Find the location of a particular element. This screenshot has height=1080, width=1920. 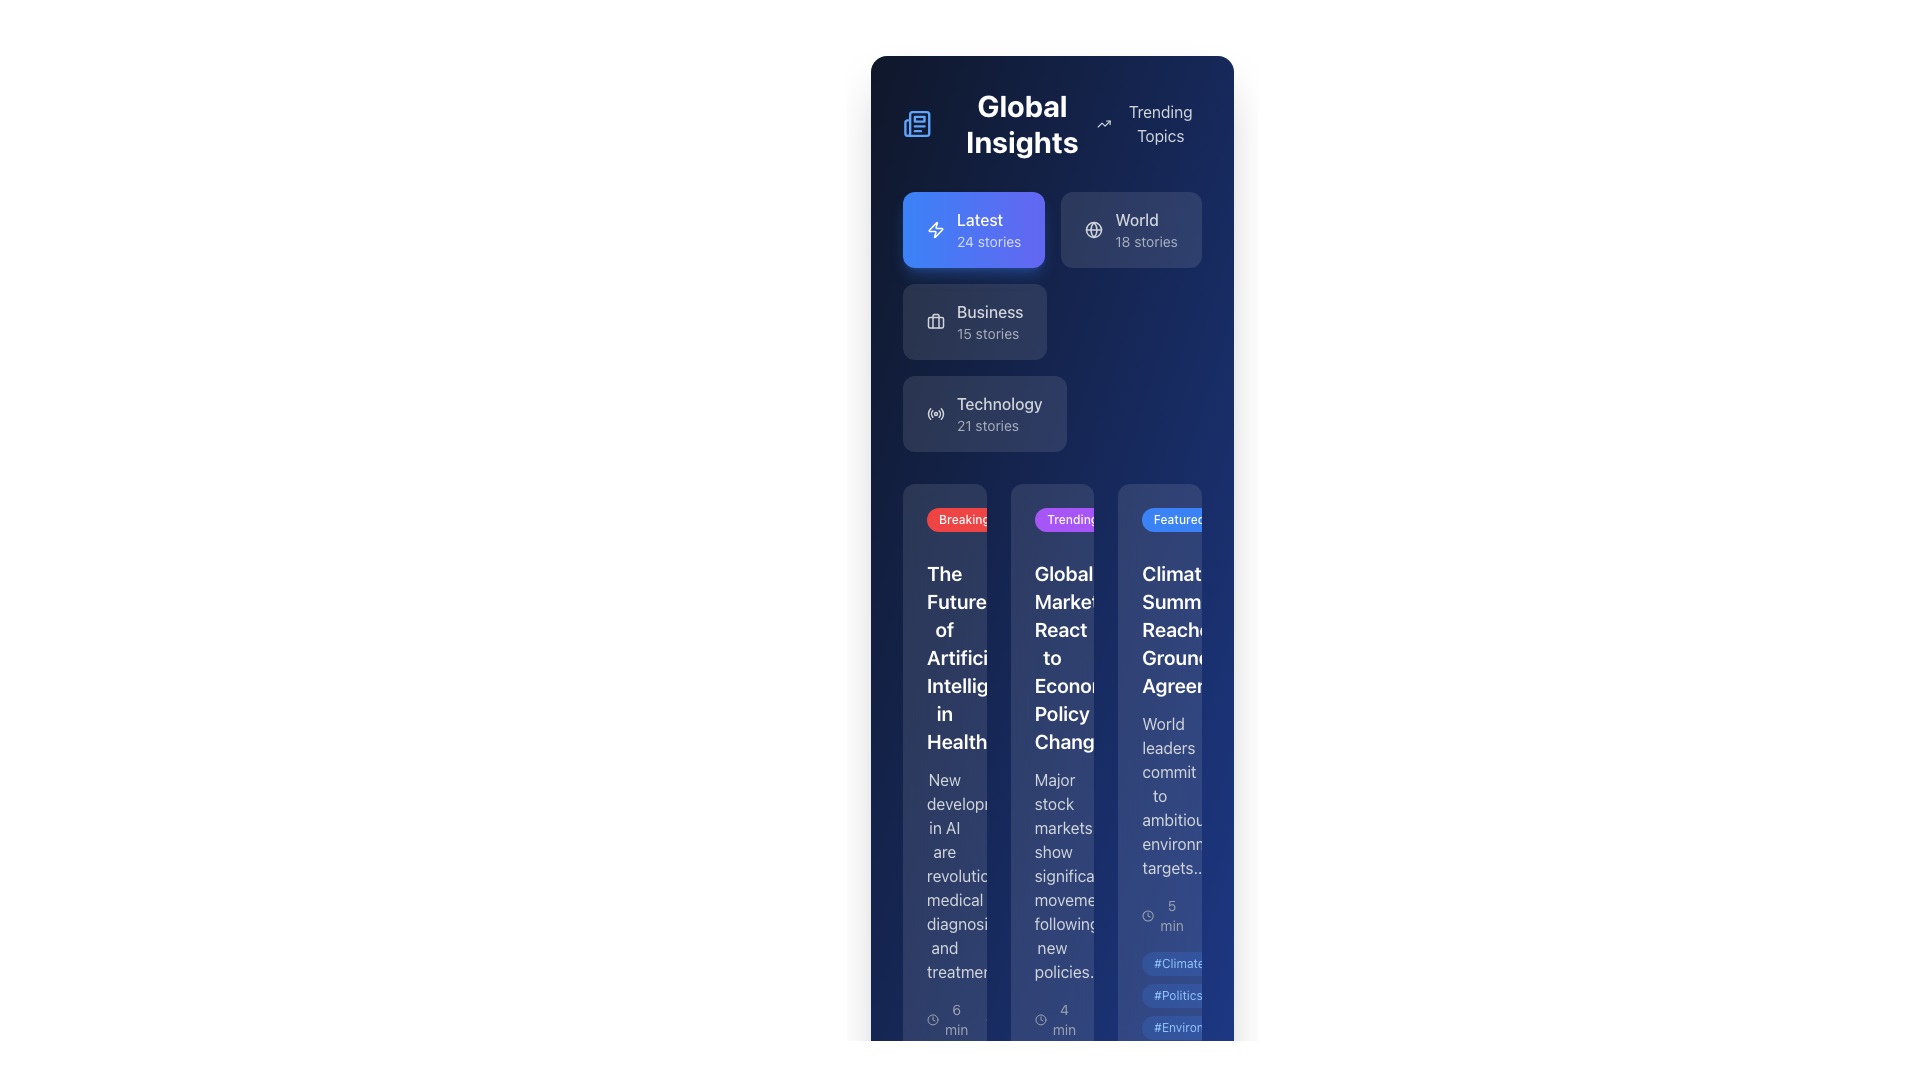

the headline text label of the first news article in the list to read the associated article is located at coordinates (943, 658).